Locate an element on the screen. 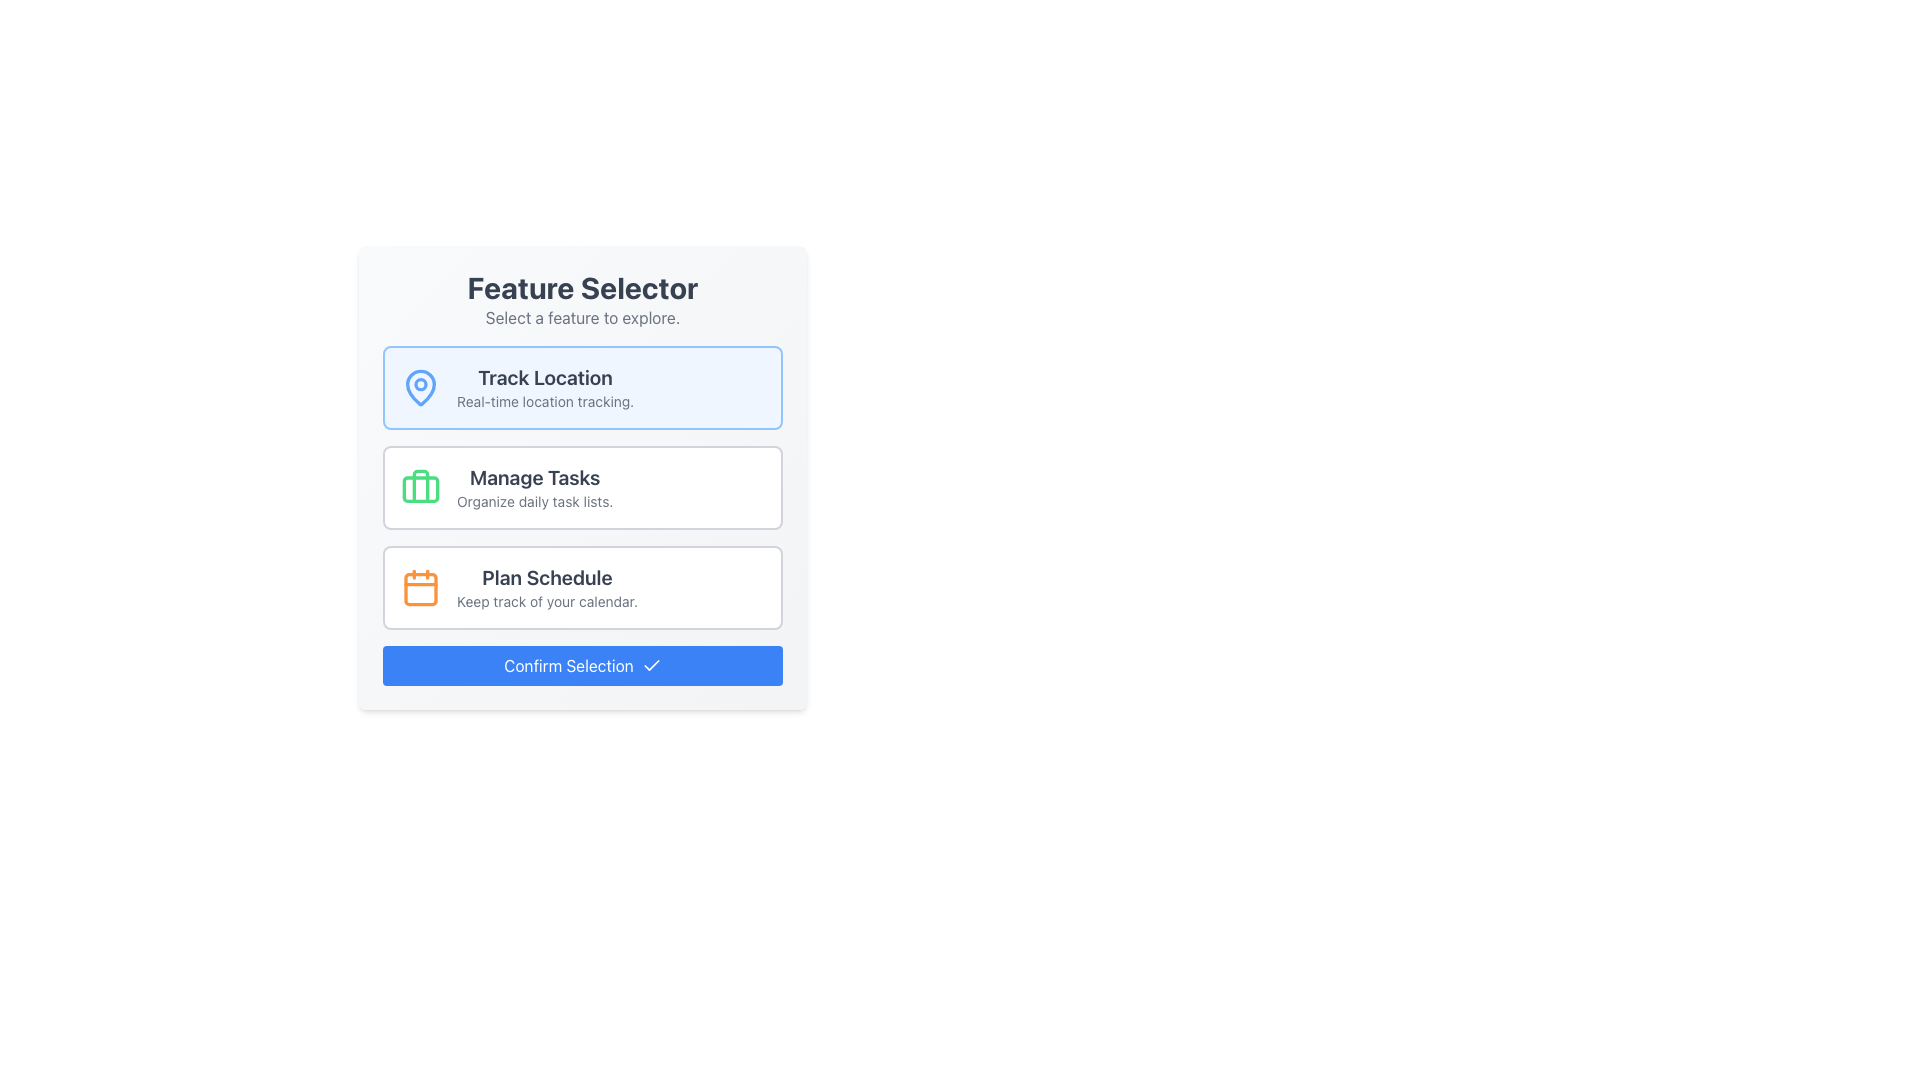 The height and width of the screenshot is (1080, 1920). the descriptive text element that provides additional information about the 'Plan Schedule' heading, positioned below it and to the right of the orange calendar icon is located at coordinates (547, 600).